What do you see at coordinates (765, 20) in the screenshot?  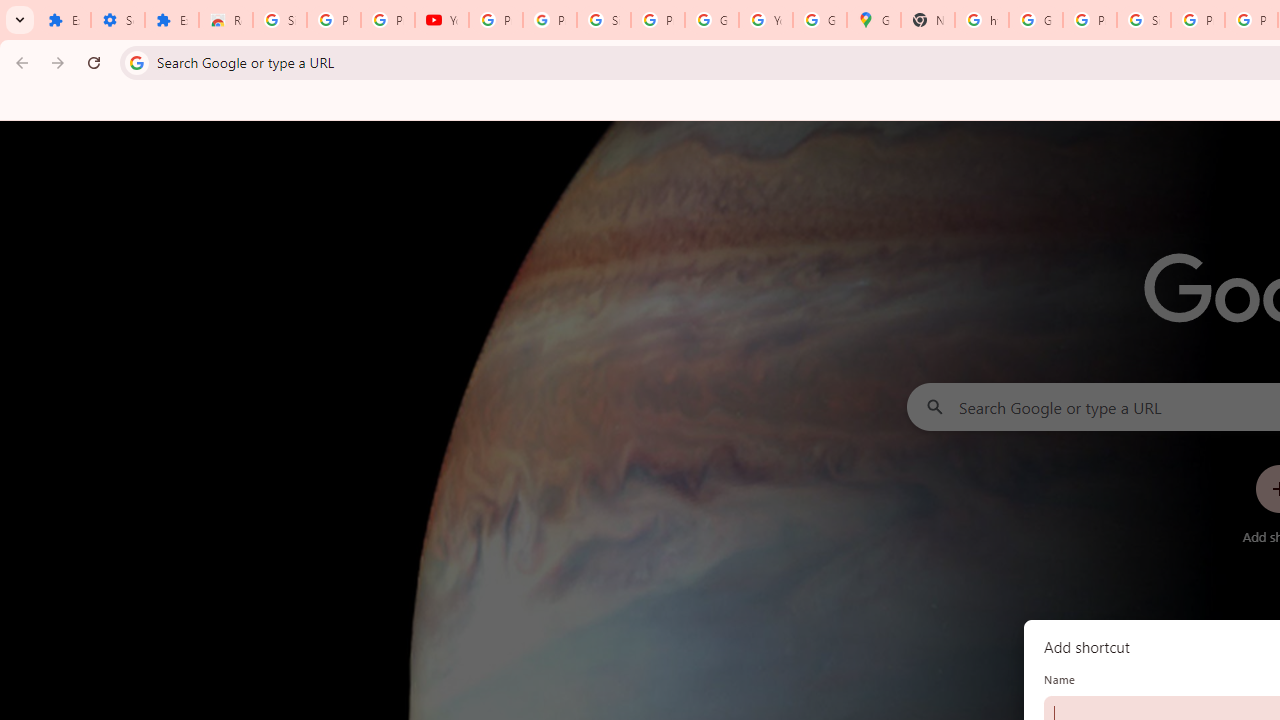 I see `'YouTube'` at bounding box center [765, 20].